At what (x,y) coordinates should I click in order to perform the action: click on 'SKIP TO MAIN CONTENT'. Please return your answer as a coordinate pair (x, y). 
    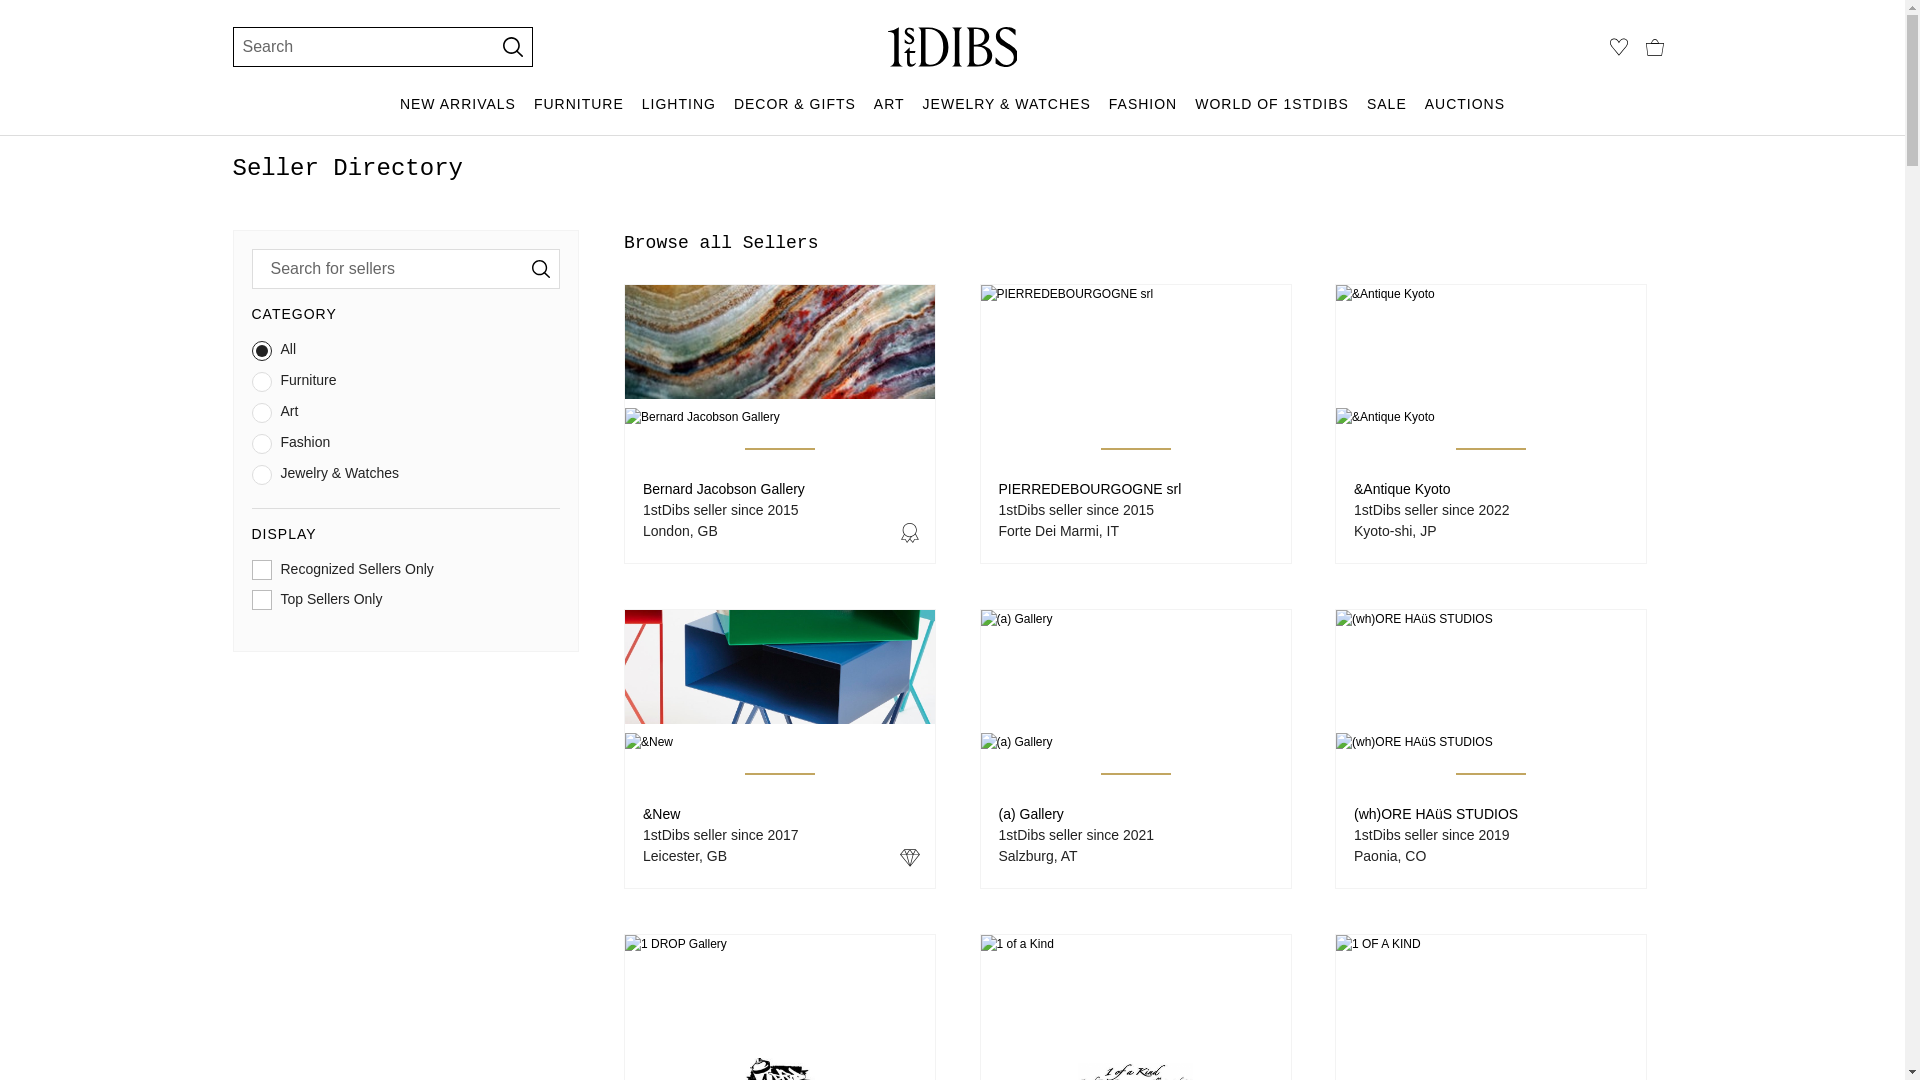
    Looking at the image, I should click on (8, 8).